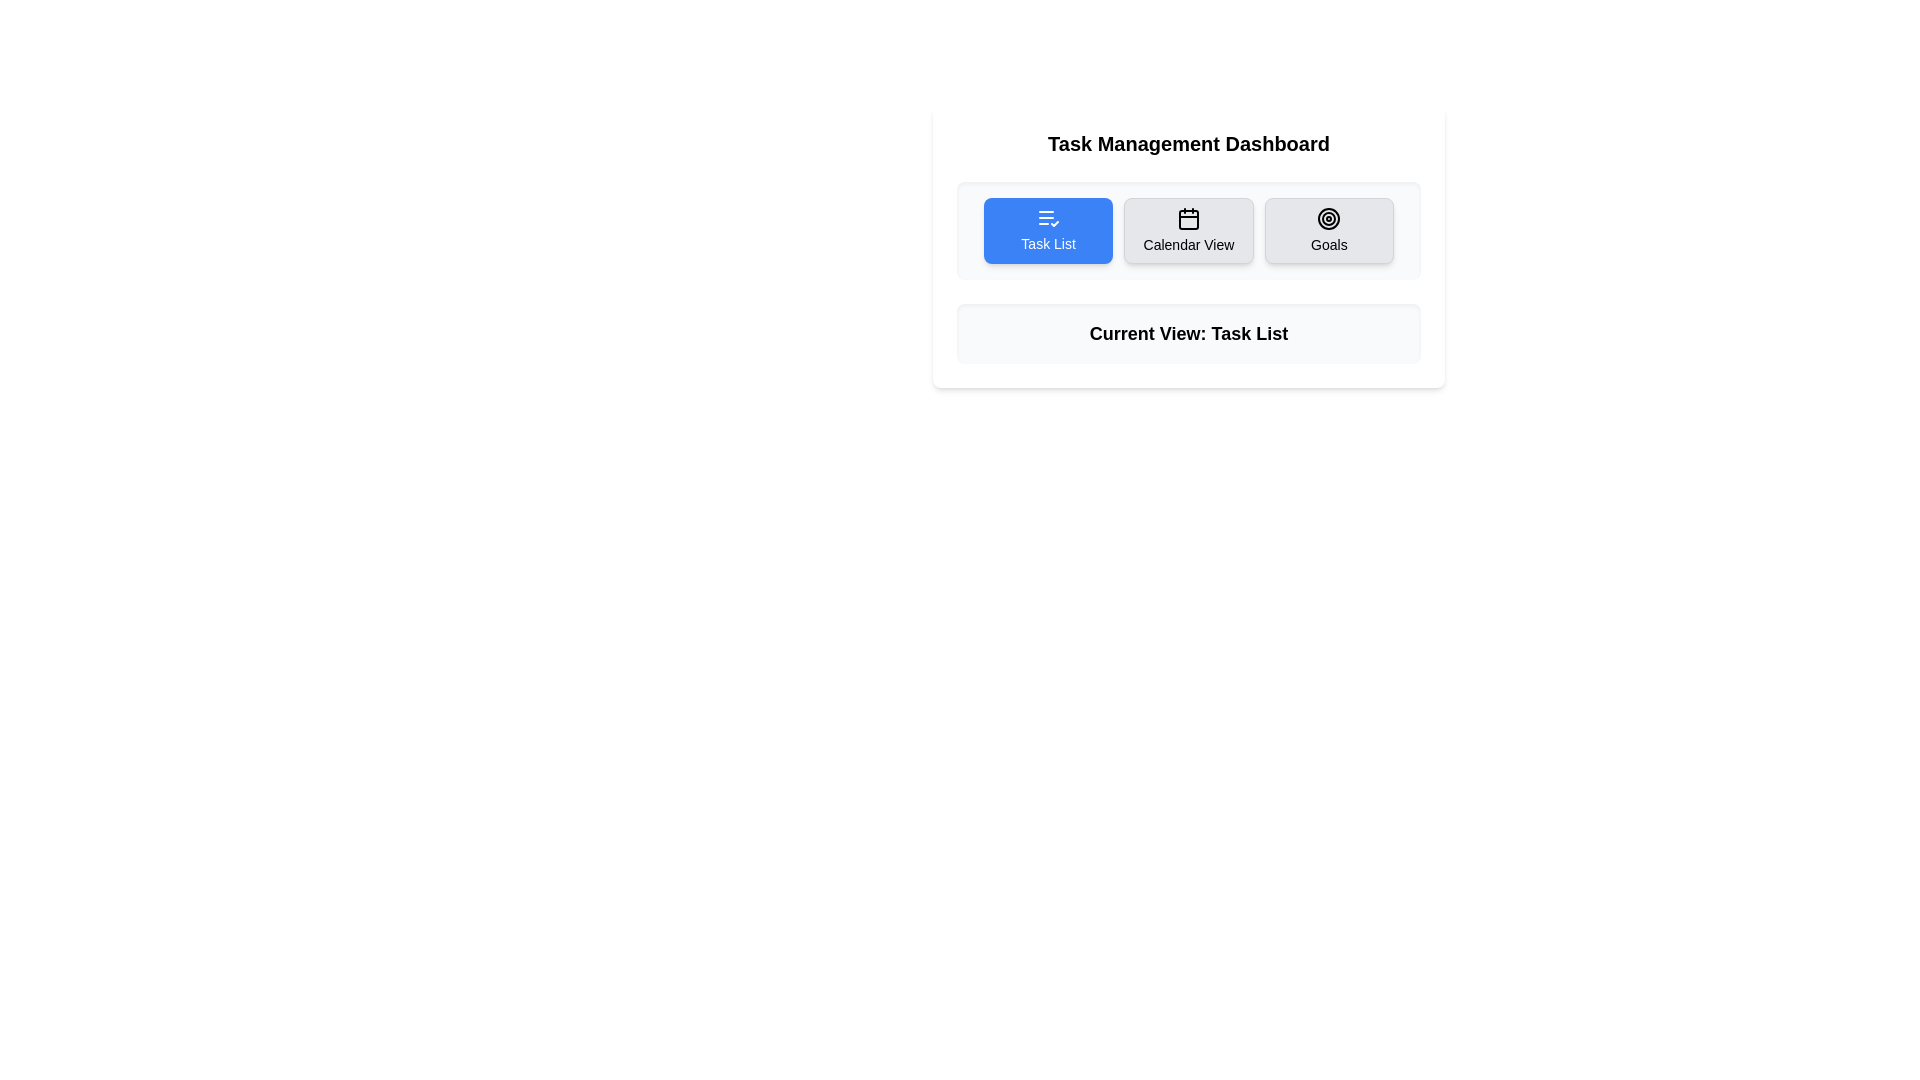 This screenshot has width=1920, height=1080. Describe the element at coordinates (1329, 219) in the screenshot. I see `the outermost circle within the SVG graphic in the 'Goals' section, located in the upper-right of the button row` at that location.